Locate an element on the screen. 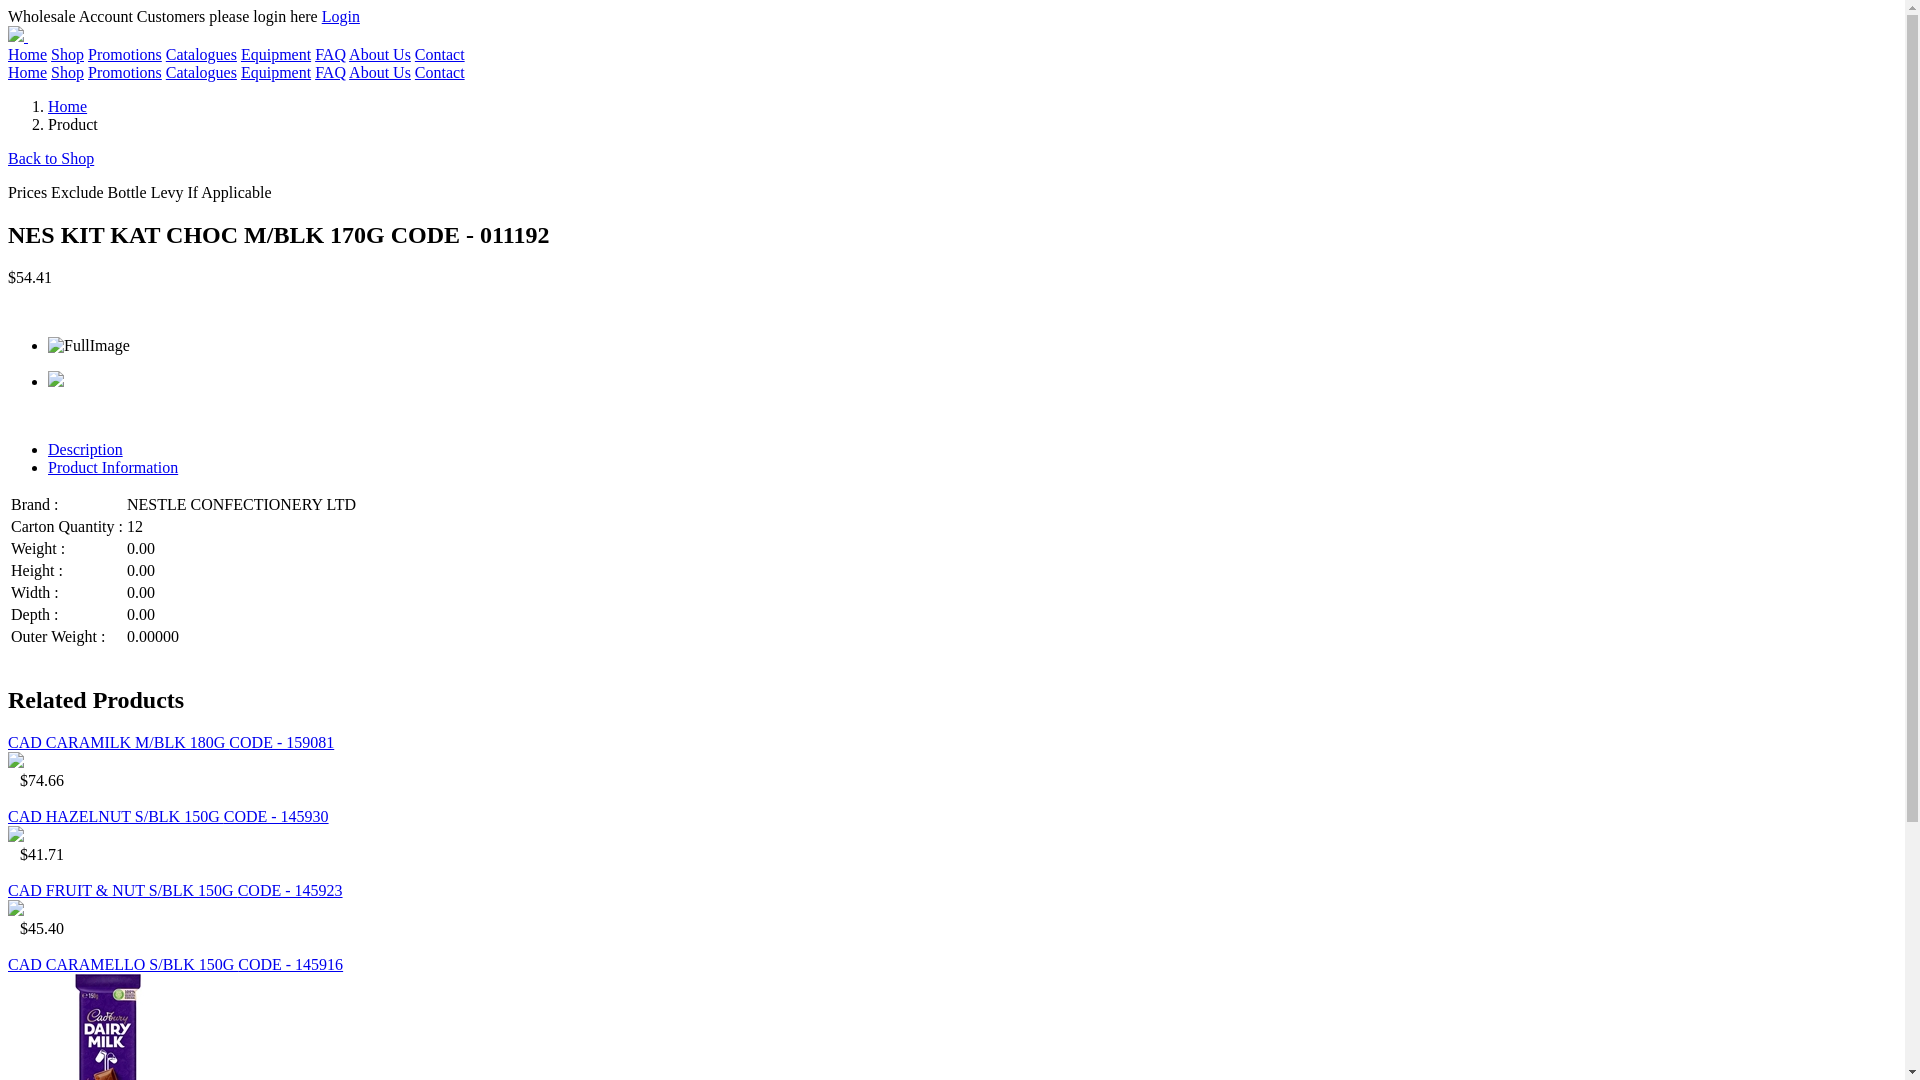  'Contact' is located at coordinates (439, 71).